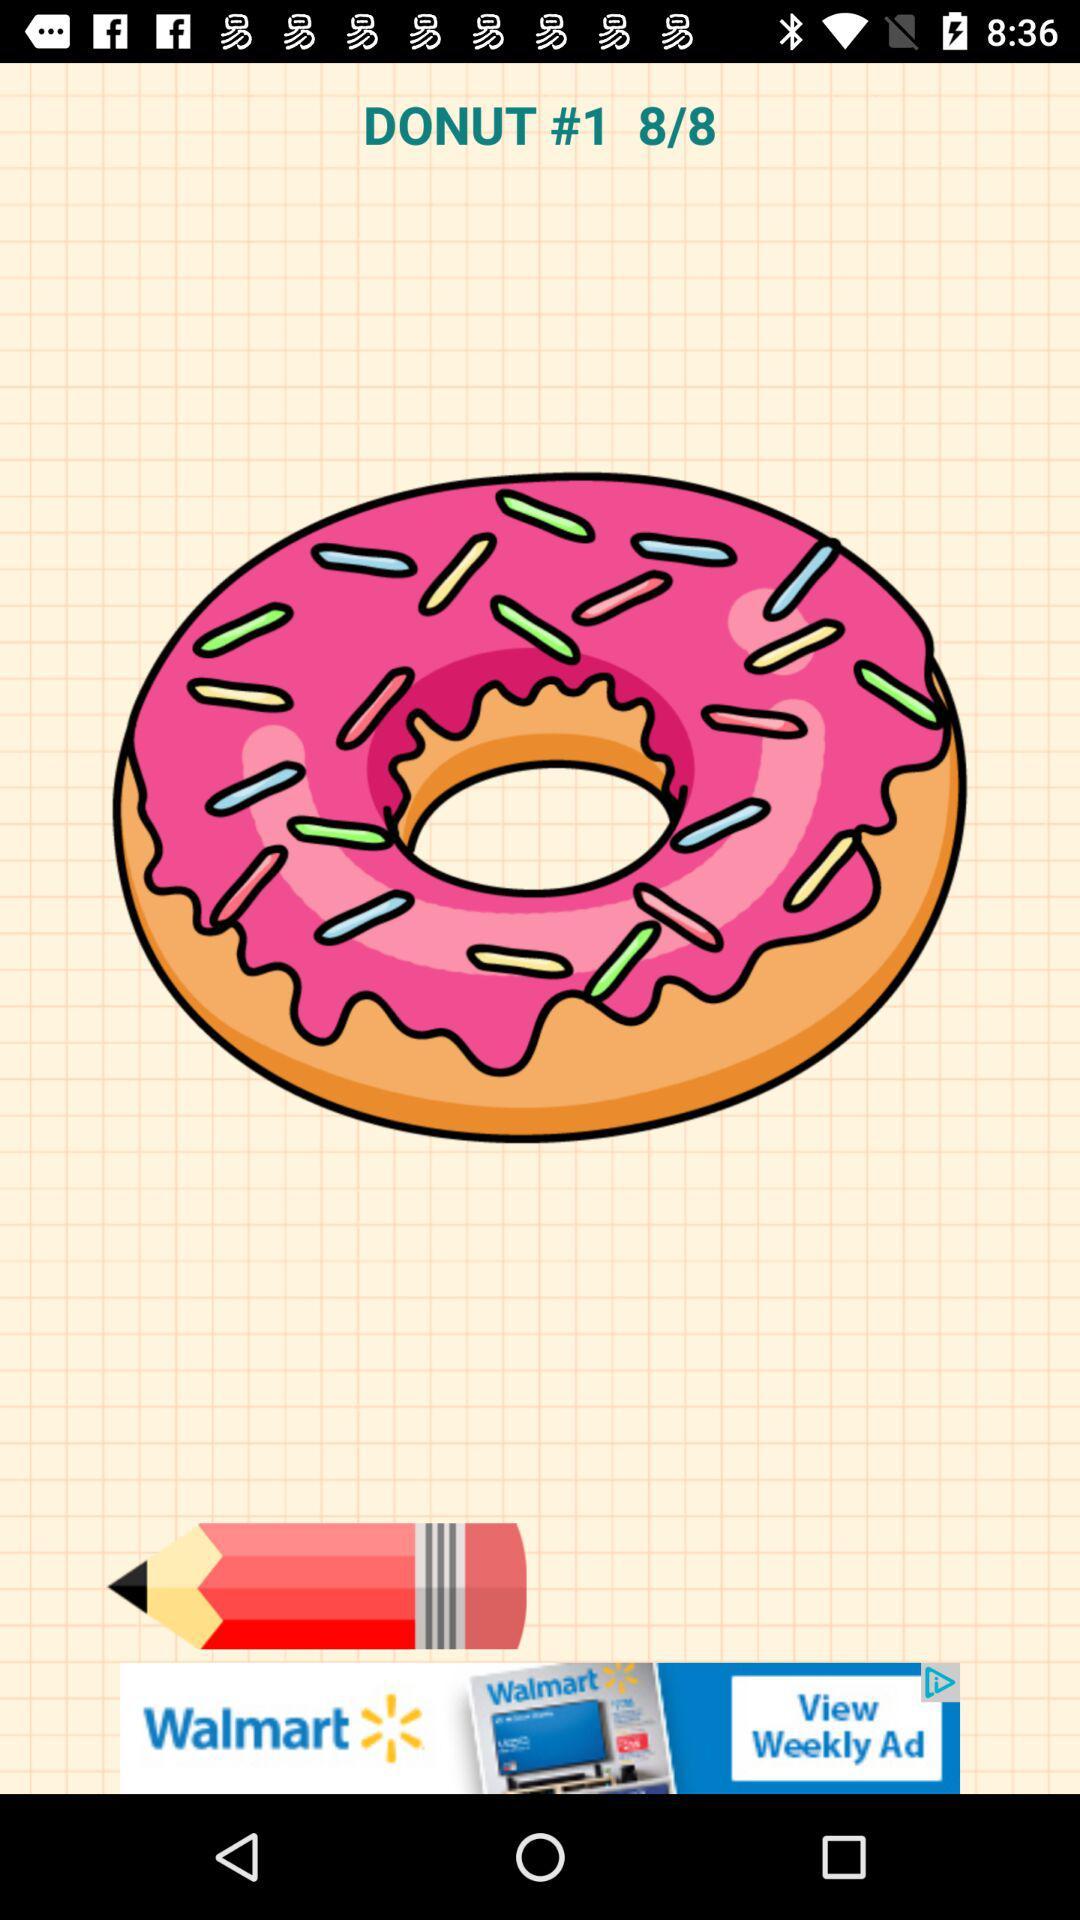  Describe the element at coordinates (540, 1727) in the screenshot. I see `share the article` at that location.